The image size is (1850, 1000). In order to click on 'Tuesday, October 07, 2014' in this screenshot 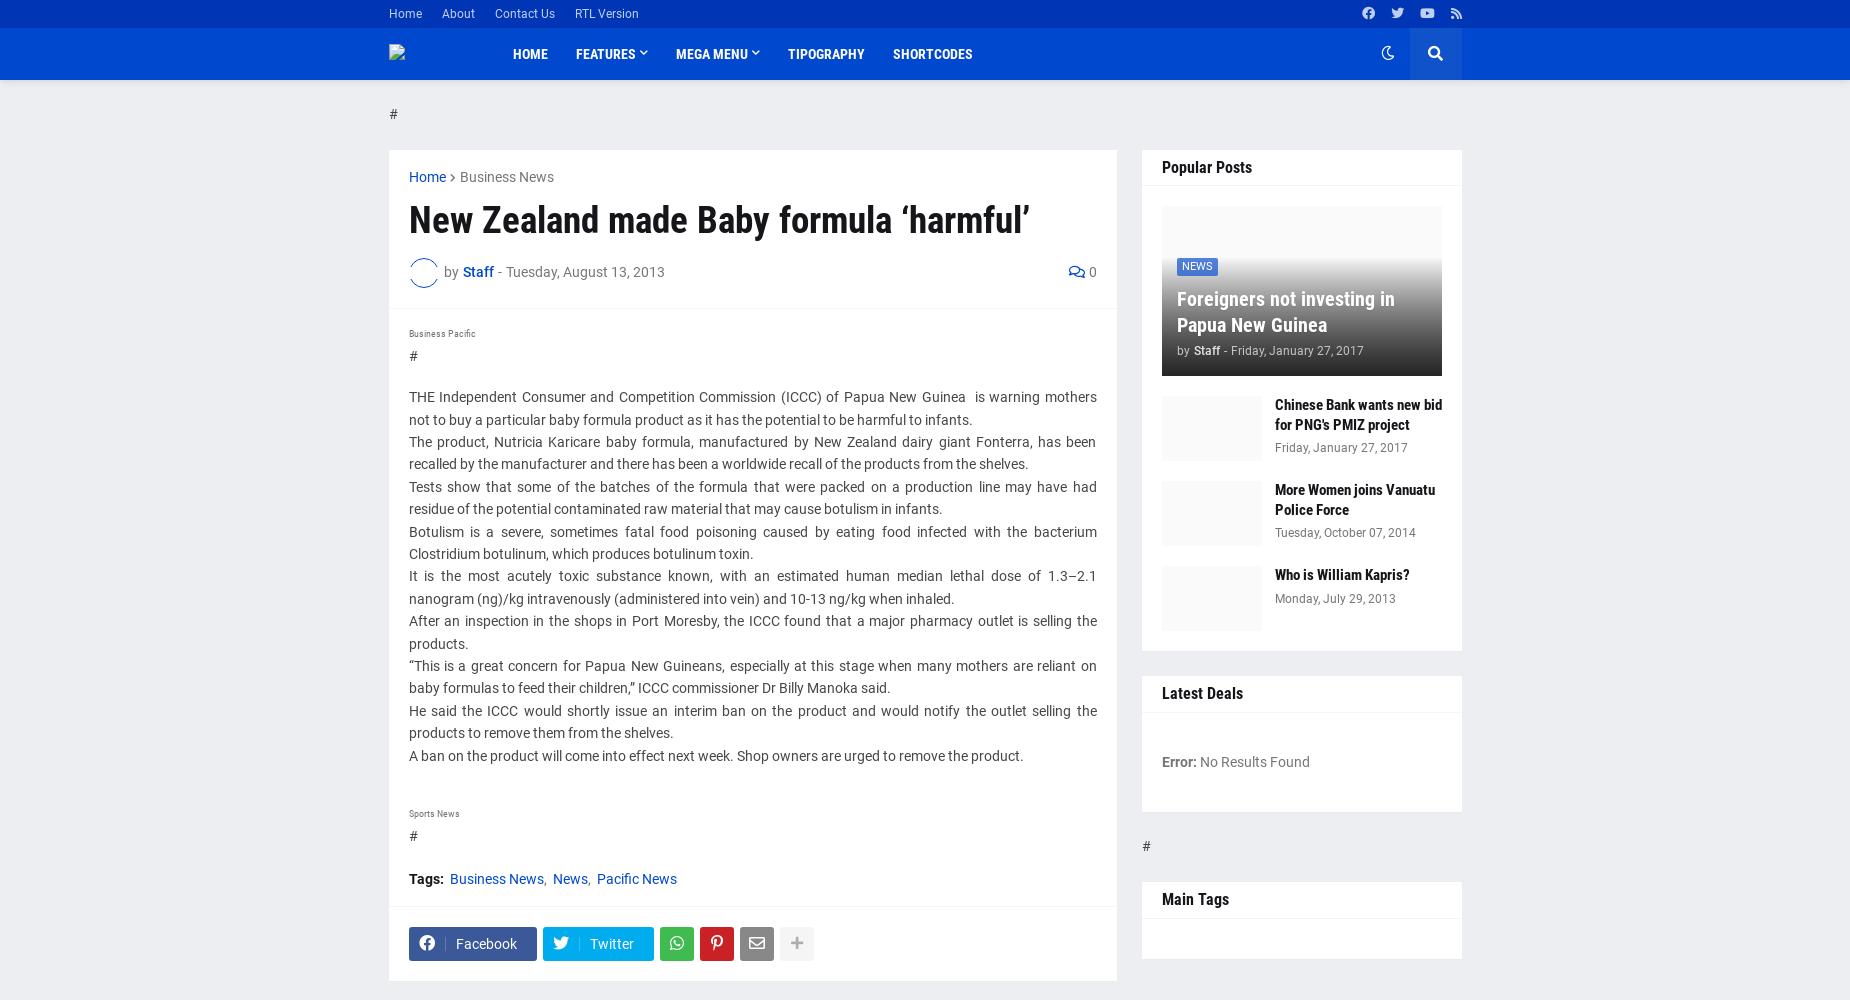, I will do `click(1343, 533)`.